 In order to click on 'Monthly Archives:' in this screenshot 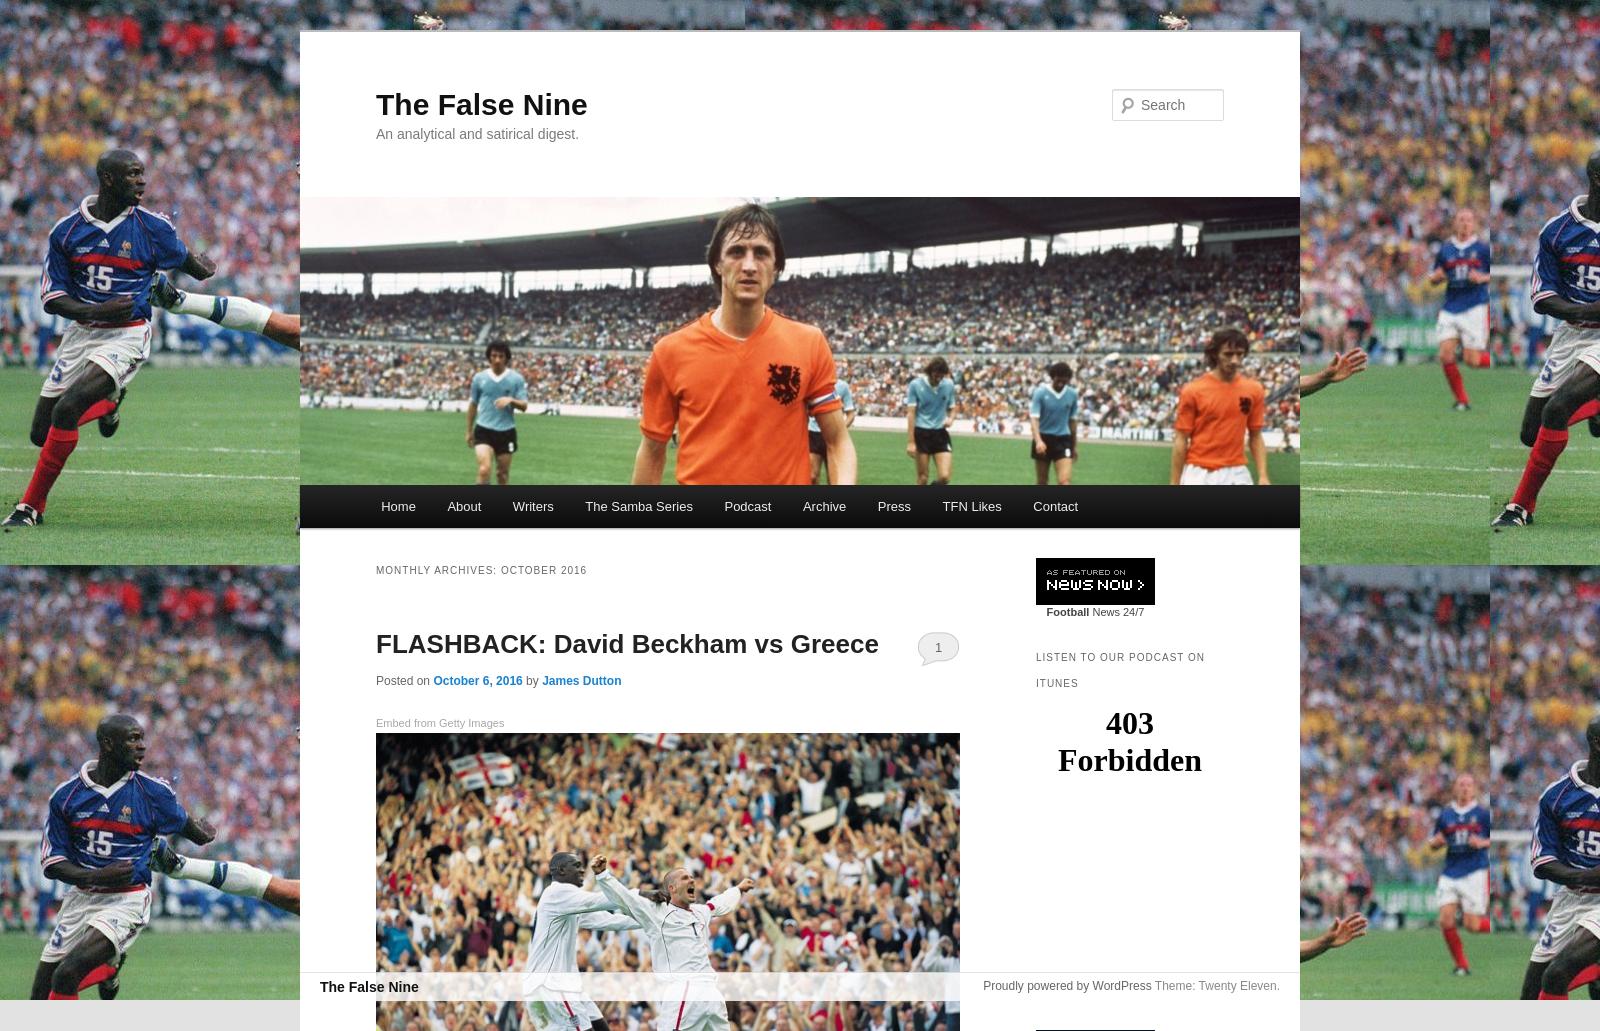, I will do `click(436, 569)`.